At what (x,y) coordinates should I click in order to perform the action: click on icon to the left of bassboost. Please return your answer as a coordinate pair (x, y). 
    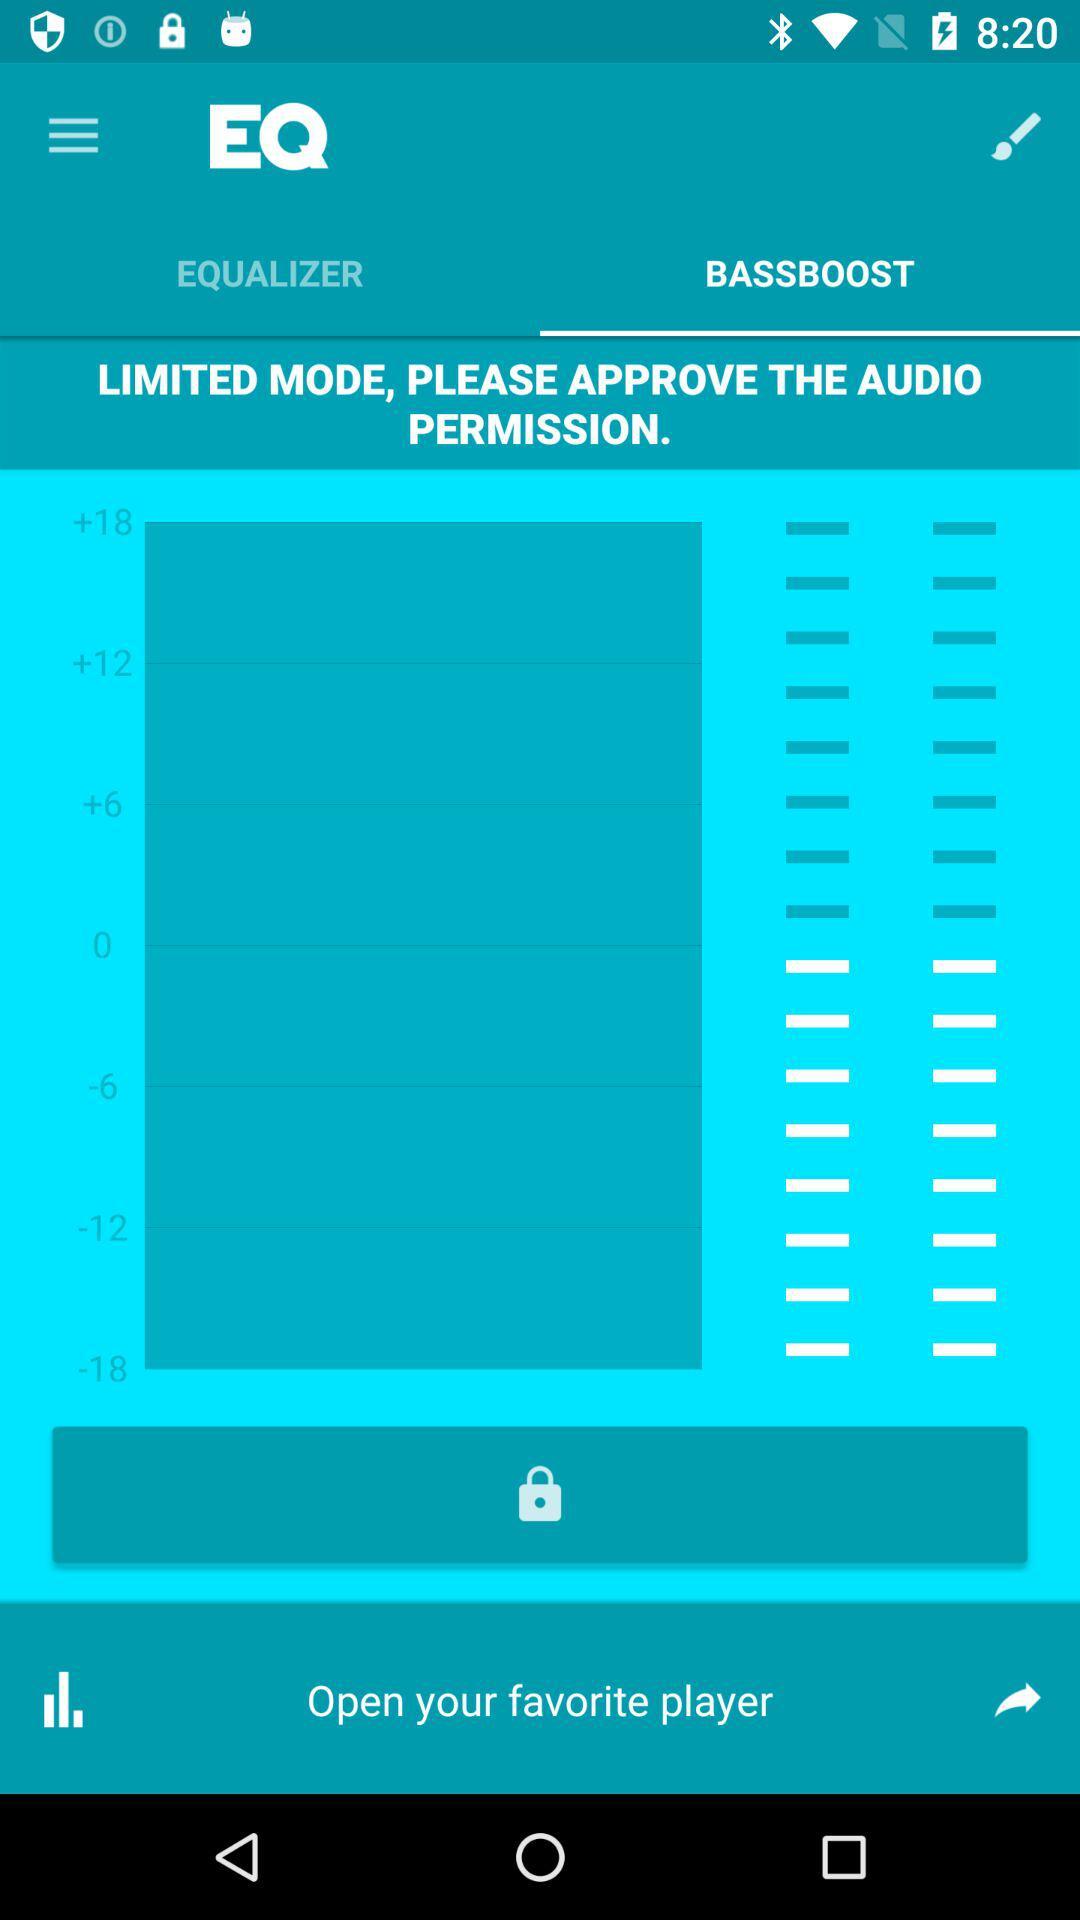
    Looking at the image, I should click on (270, 272).